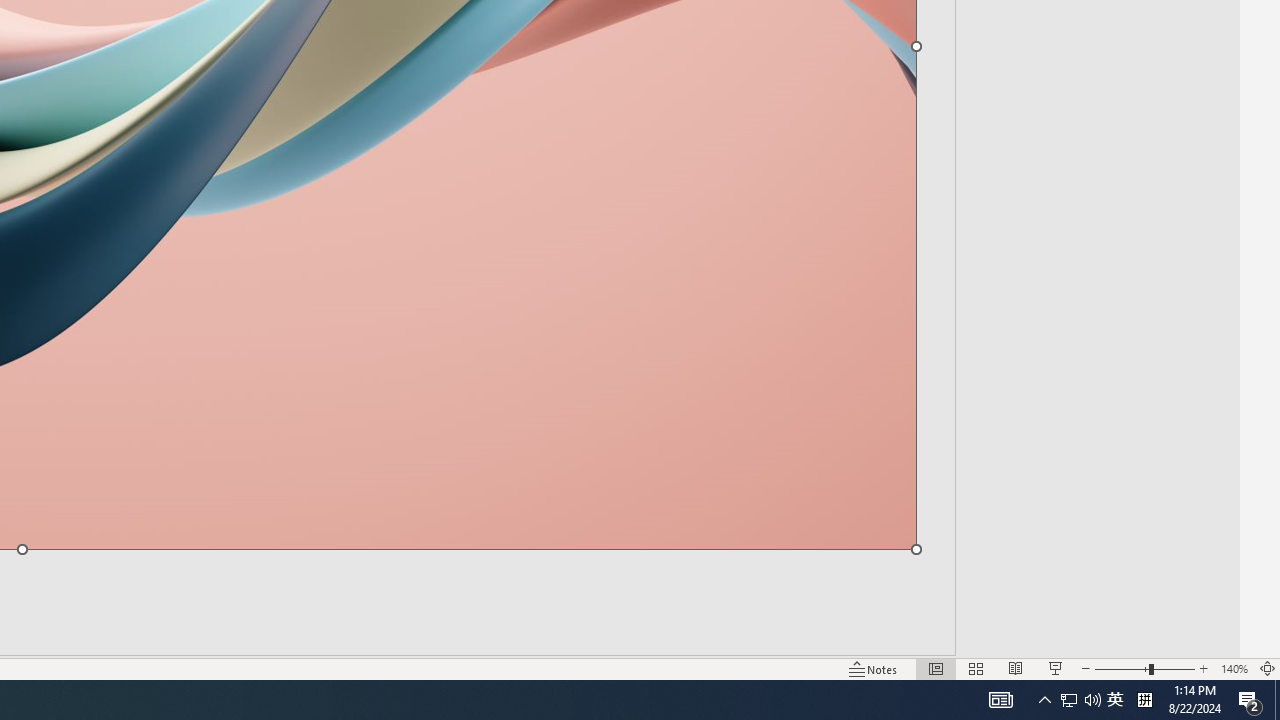  What do you see at coordinates (935, 669) in the screenshot?
I see `'Normal'` at bounding box center [935, 669].